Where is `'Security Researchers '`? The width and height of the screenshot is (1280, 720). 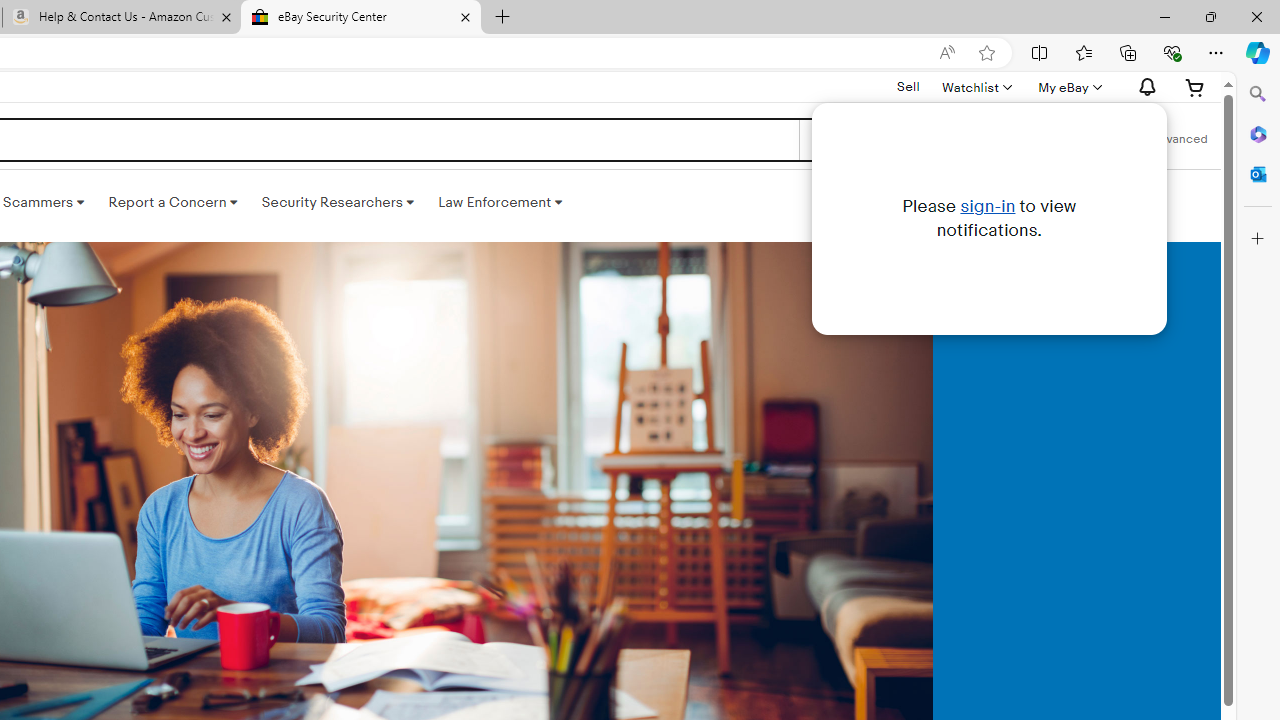 'Security Researchers ' is located at coordinates (337, 203).